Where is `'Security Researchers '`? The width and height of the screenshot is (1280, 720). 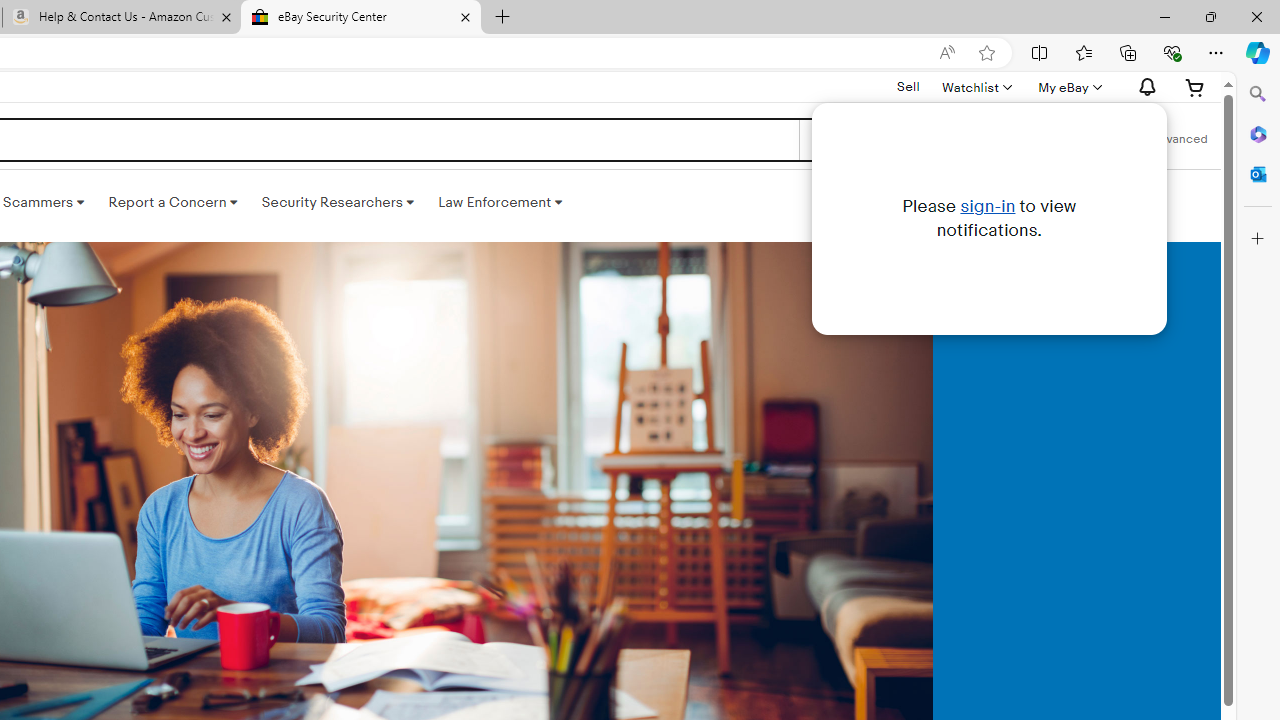 'Security Researchers ' is located at coordinates (337, 203).